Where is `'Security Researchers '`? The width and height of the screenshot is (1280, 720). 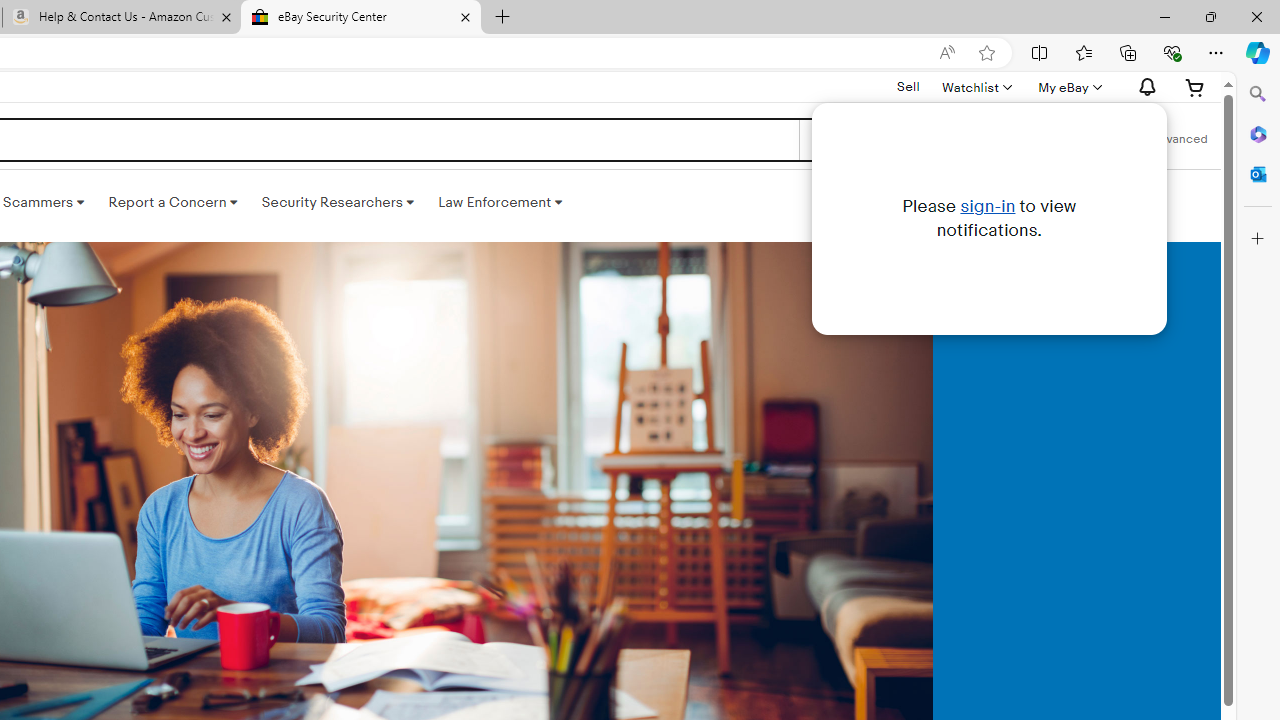 'Security Researchers ' is located at coordinates (337, 203).